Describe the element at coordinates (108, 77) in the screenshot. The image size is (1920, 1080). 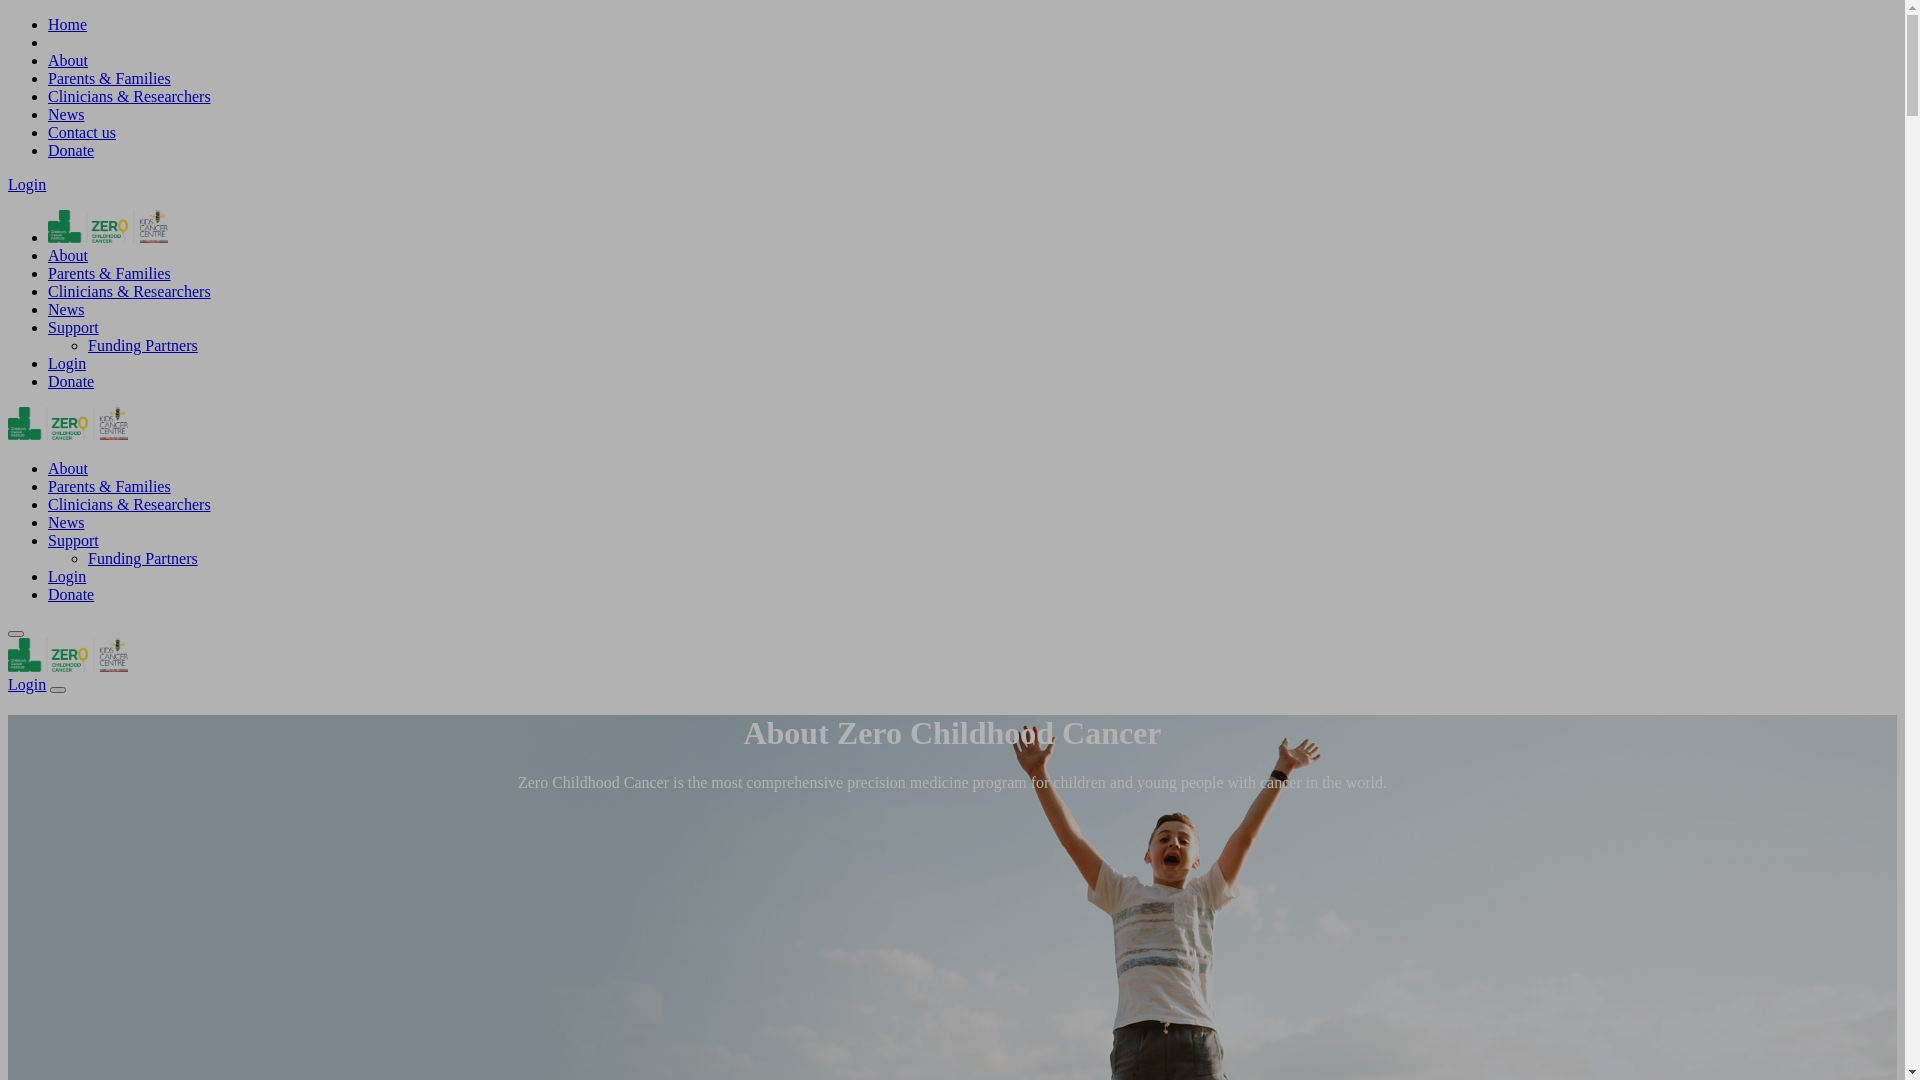
I see `'Parents & Families'` at that location.